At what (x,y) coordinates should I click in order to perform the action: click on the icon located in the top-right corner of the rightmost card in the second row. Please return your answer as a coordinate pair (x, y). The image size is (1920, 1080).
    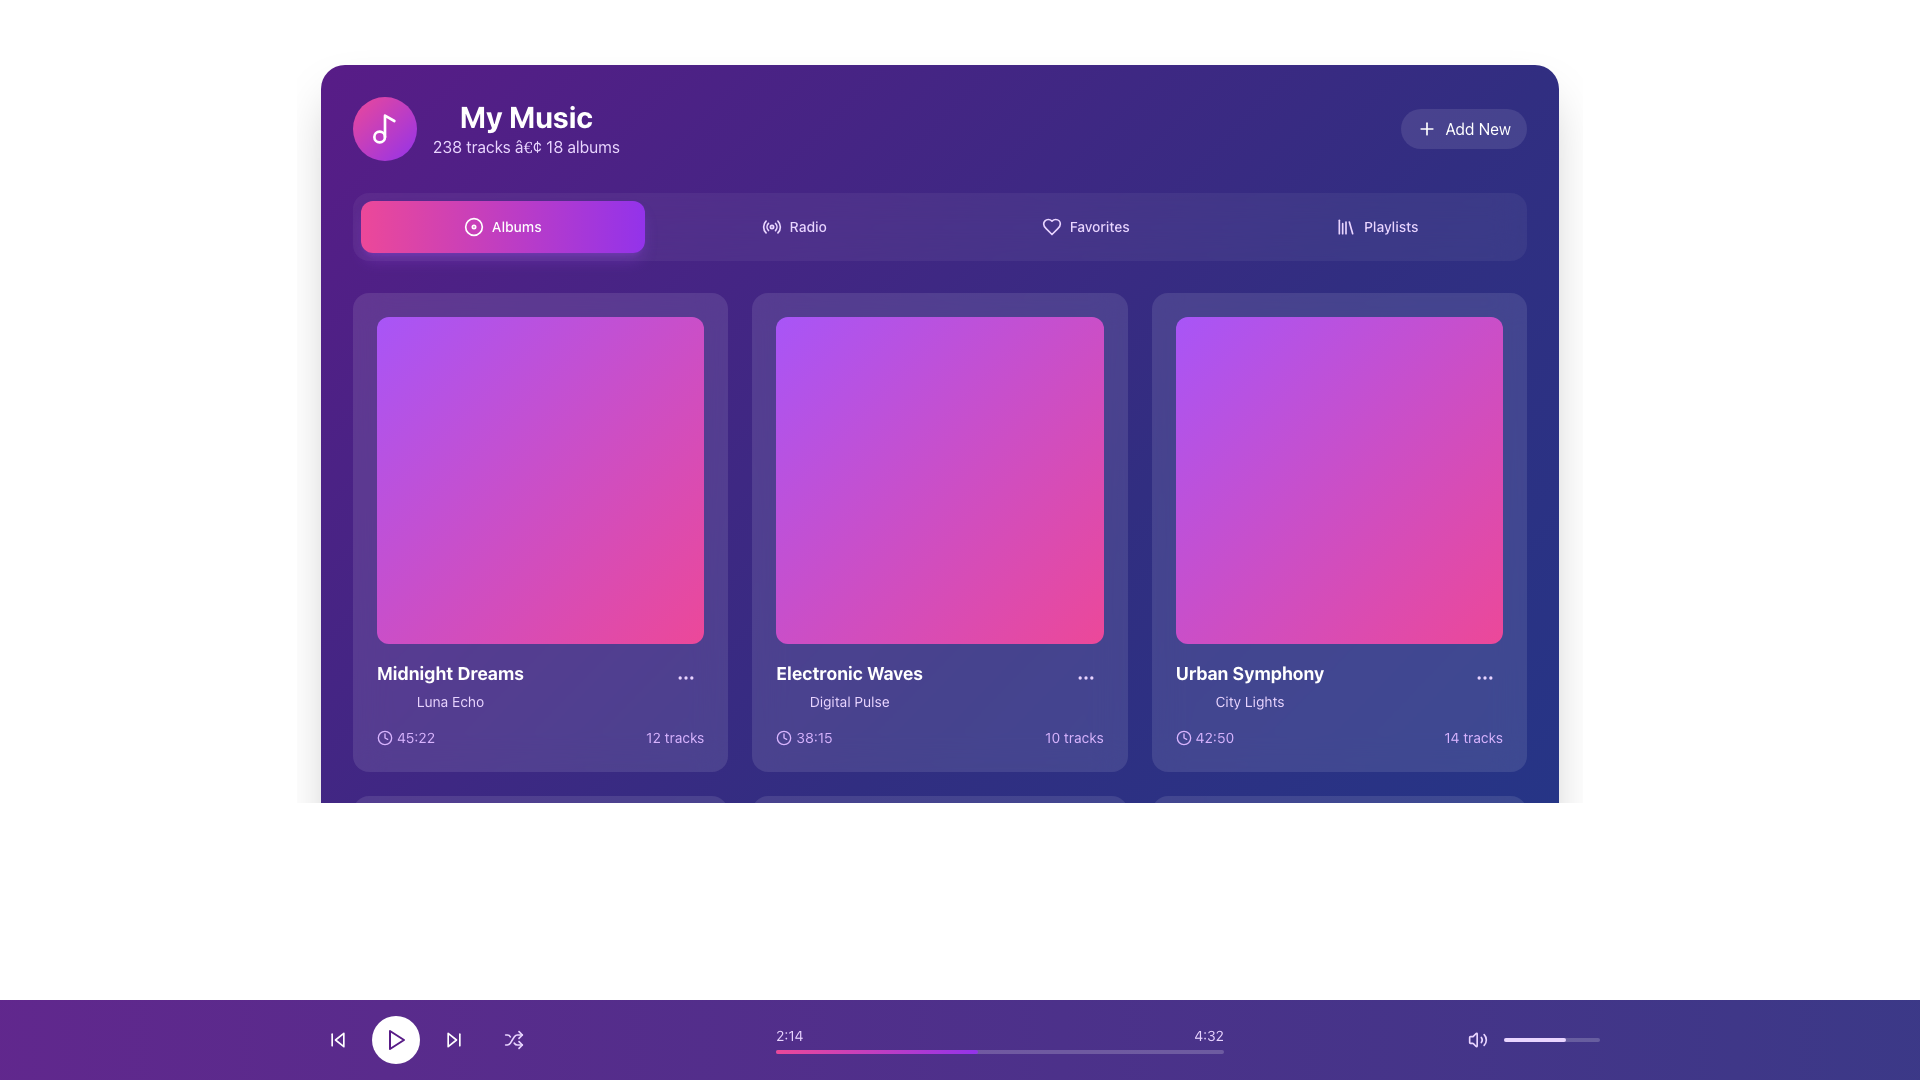
    Looking at the image, I should click on (1484, 677).